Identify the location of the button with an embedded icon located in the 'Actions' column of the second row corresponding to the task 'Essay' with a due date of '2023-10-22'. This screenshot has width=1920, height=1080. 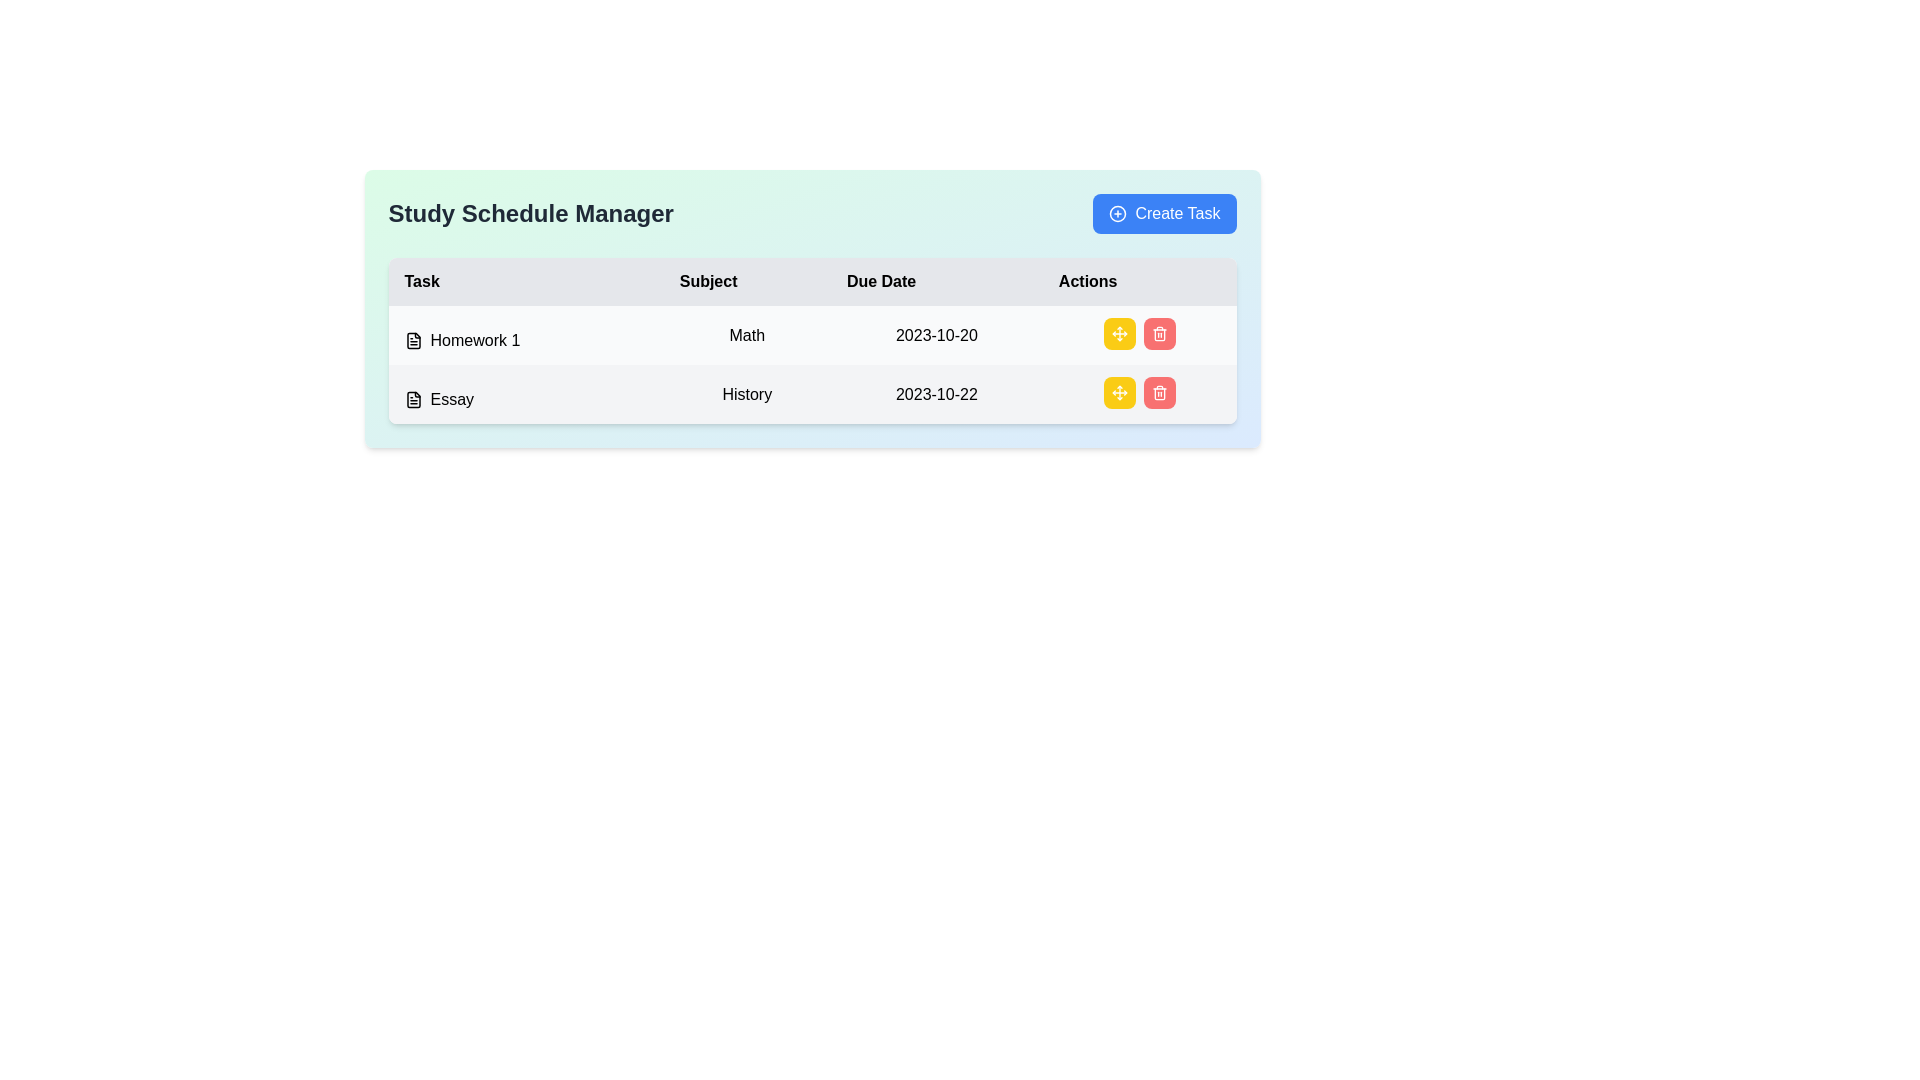
(1118, 333).